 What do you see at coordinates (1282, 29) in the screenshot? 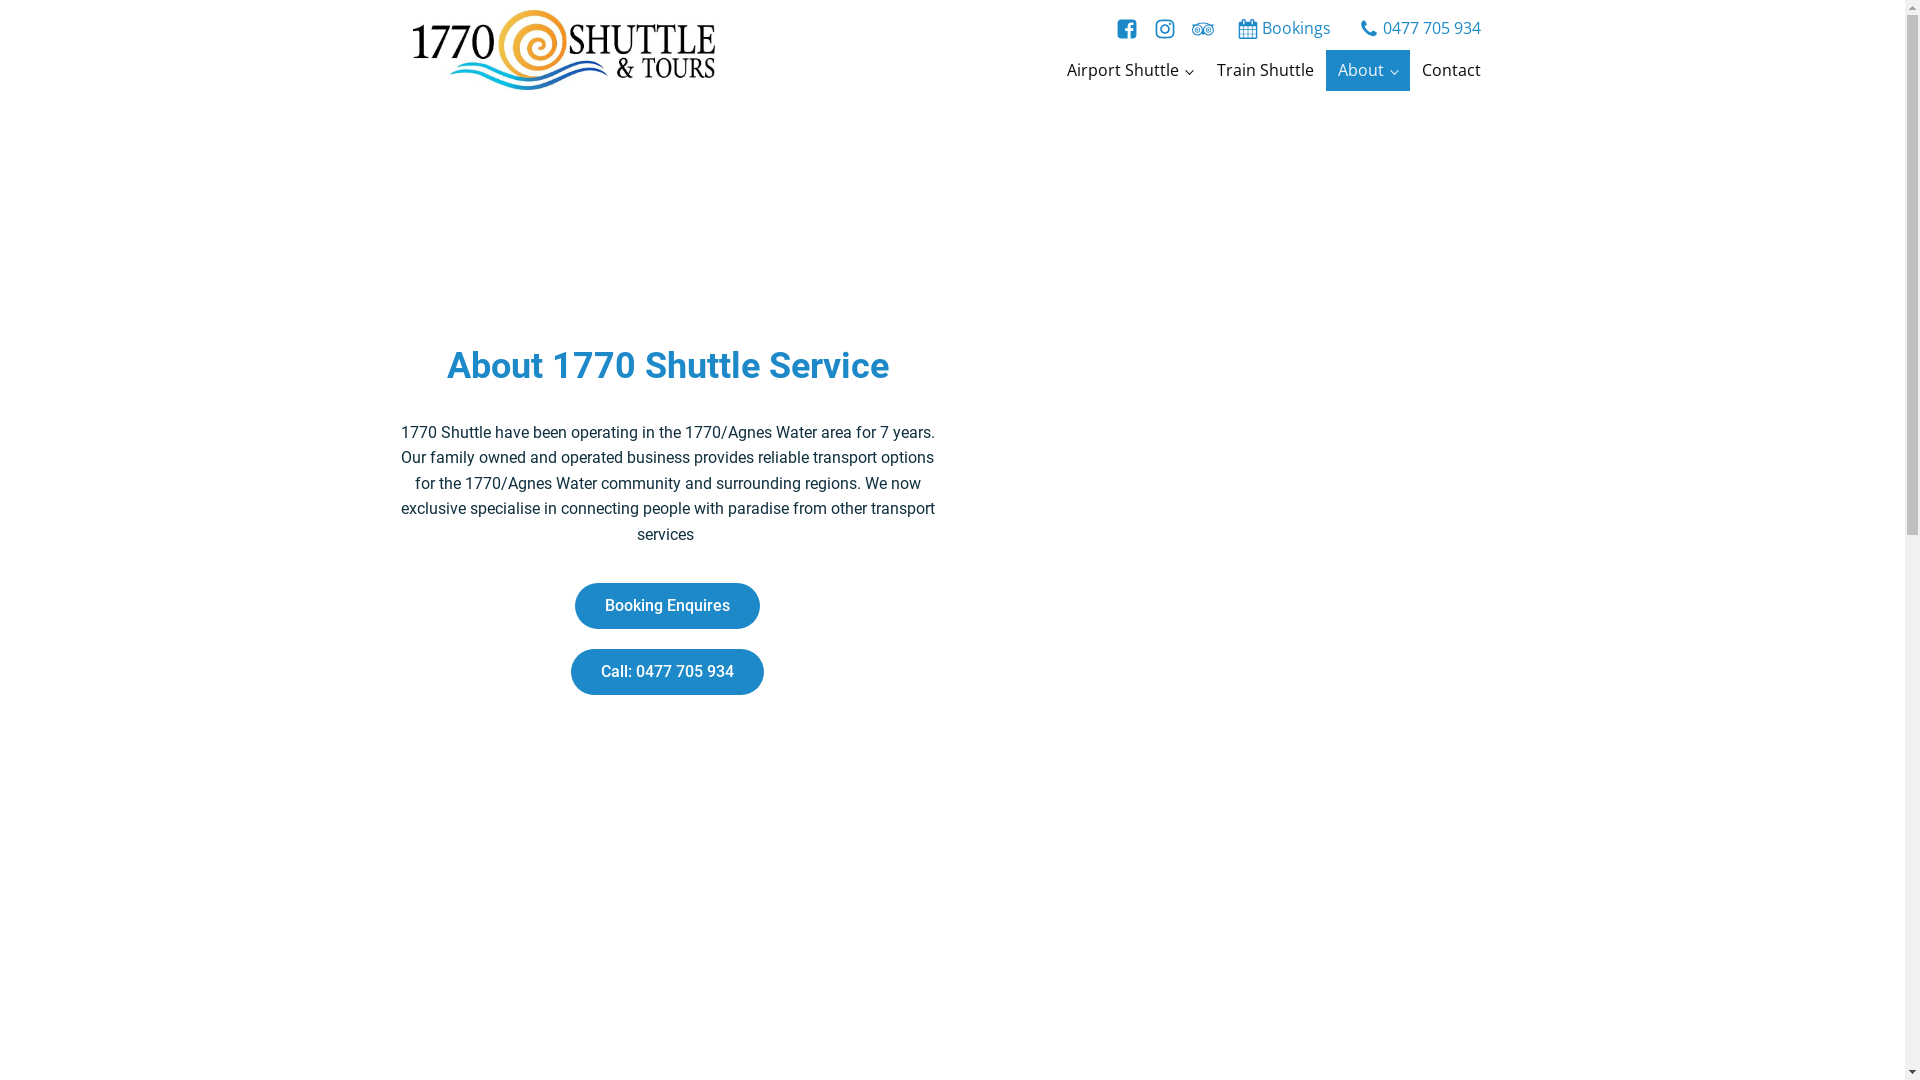
I see `'Bookings'` at bounding box center [1282, 29].